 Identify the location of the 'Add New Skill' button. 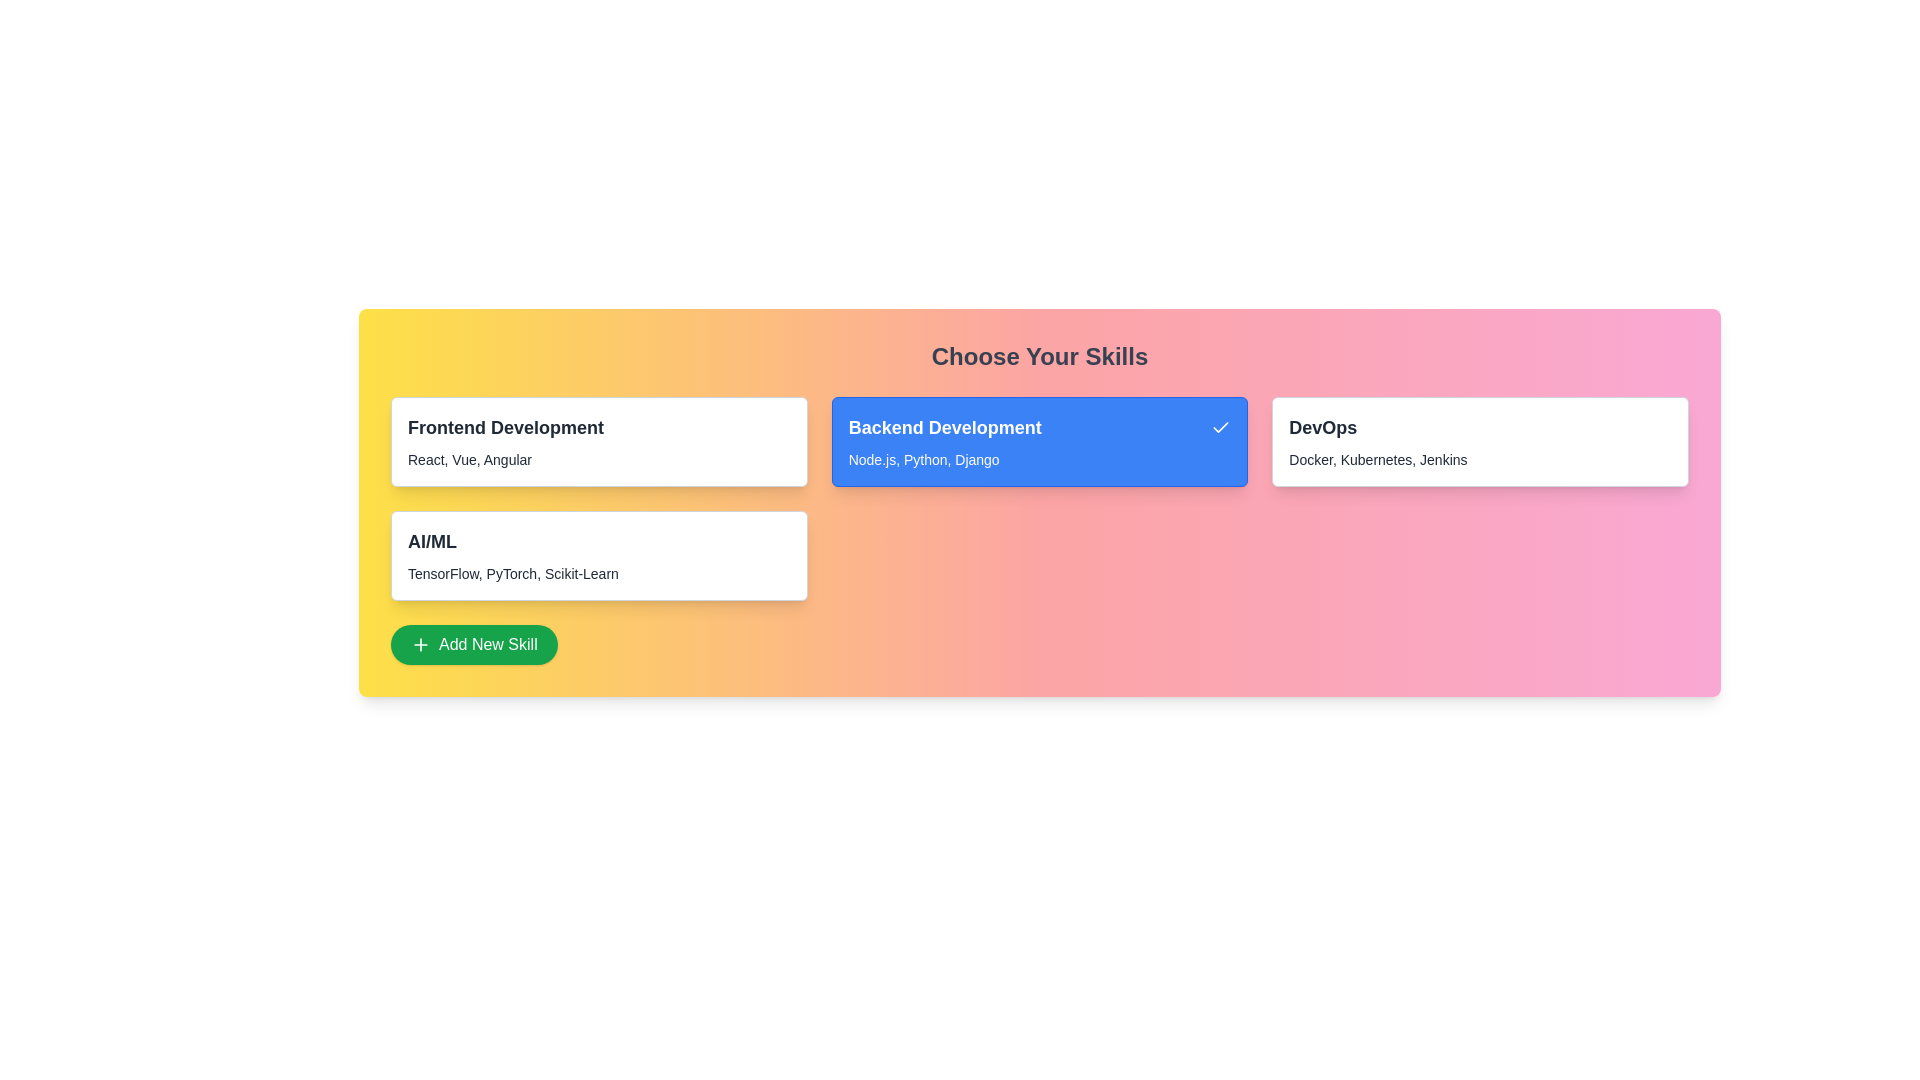
(473, 644).